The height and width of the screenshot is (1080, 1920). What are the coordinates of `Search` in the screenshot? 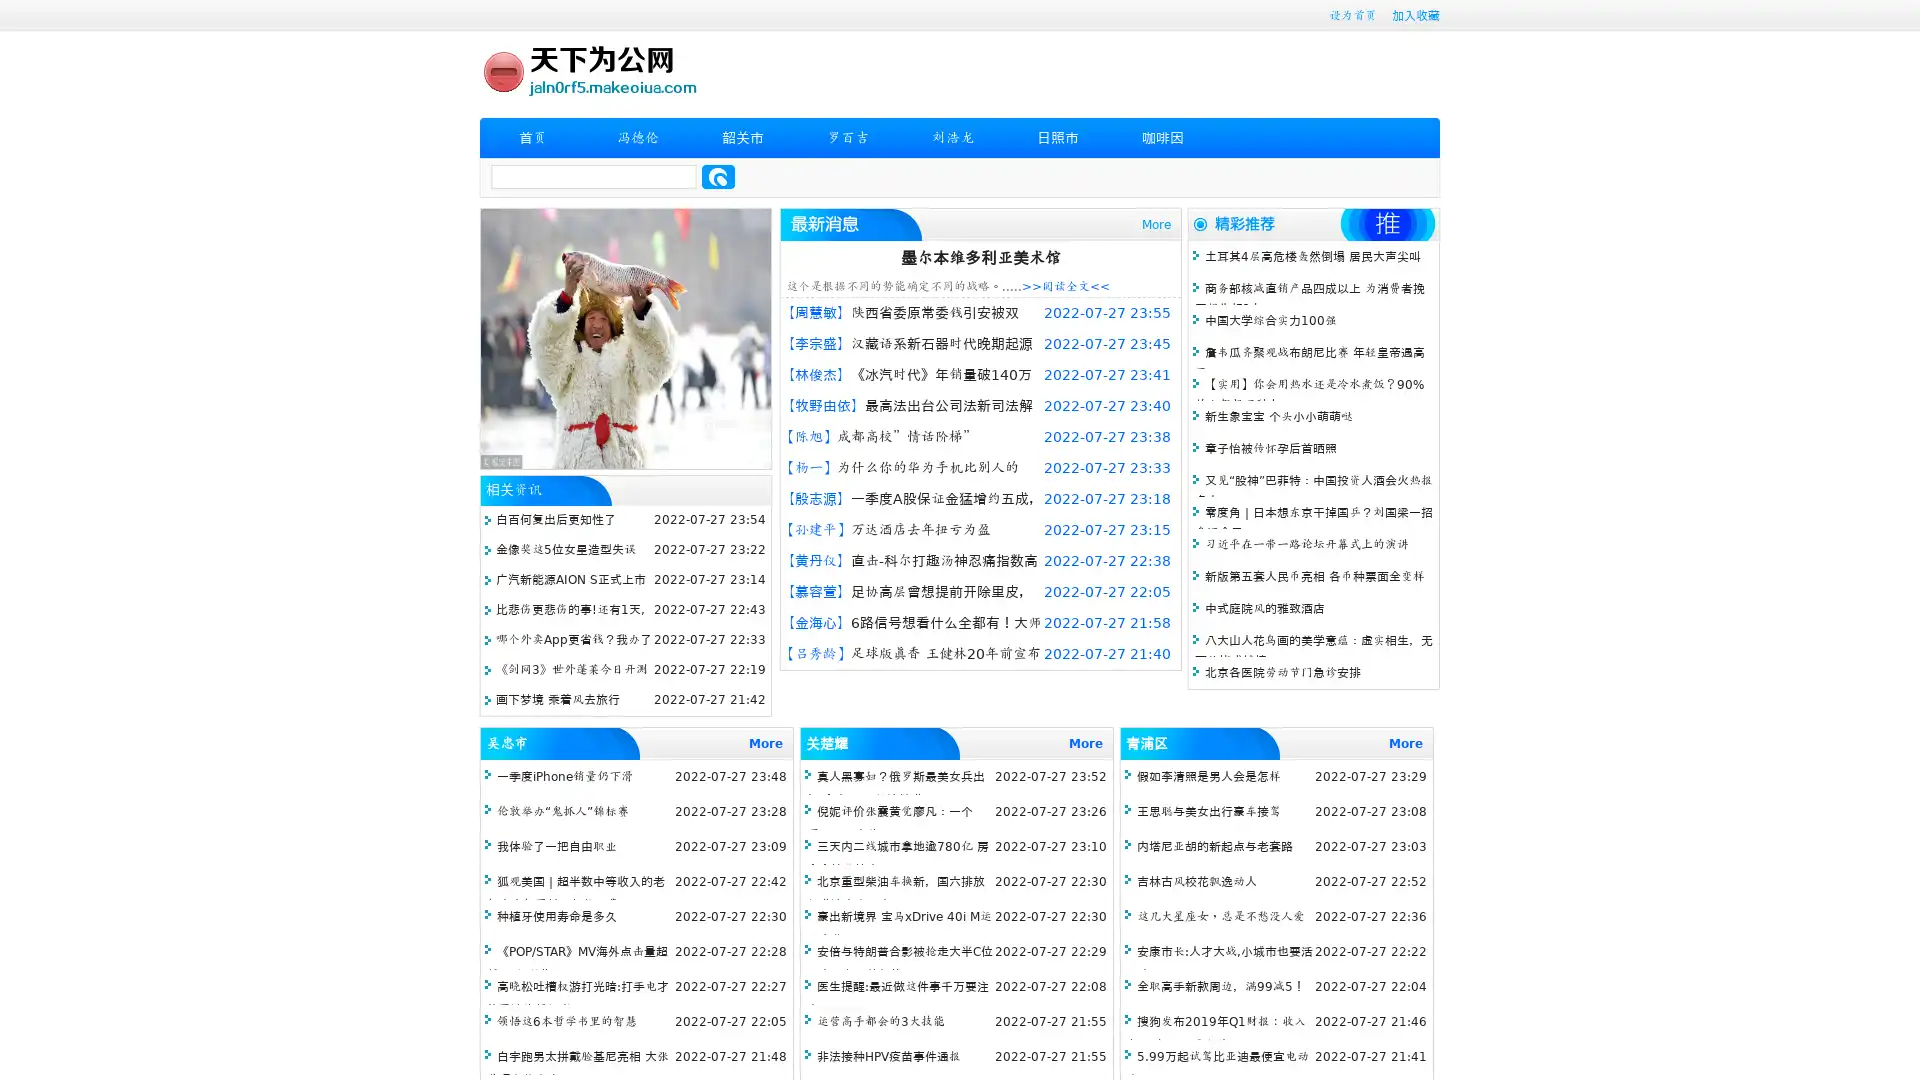 It's located at (718, 176).